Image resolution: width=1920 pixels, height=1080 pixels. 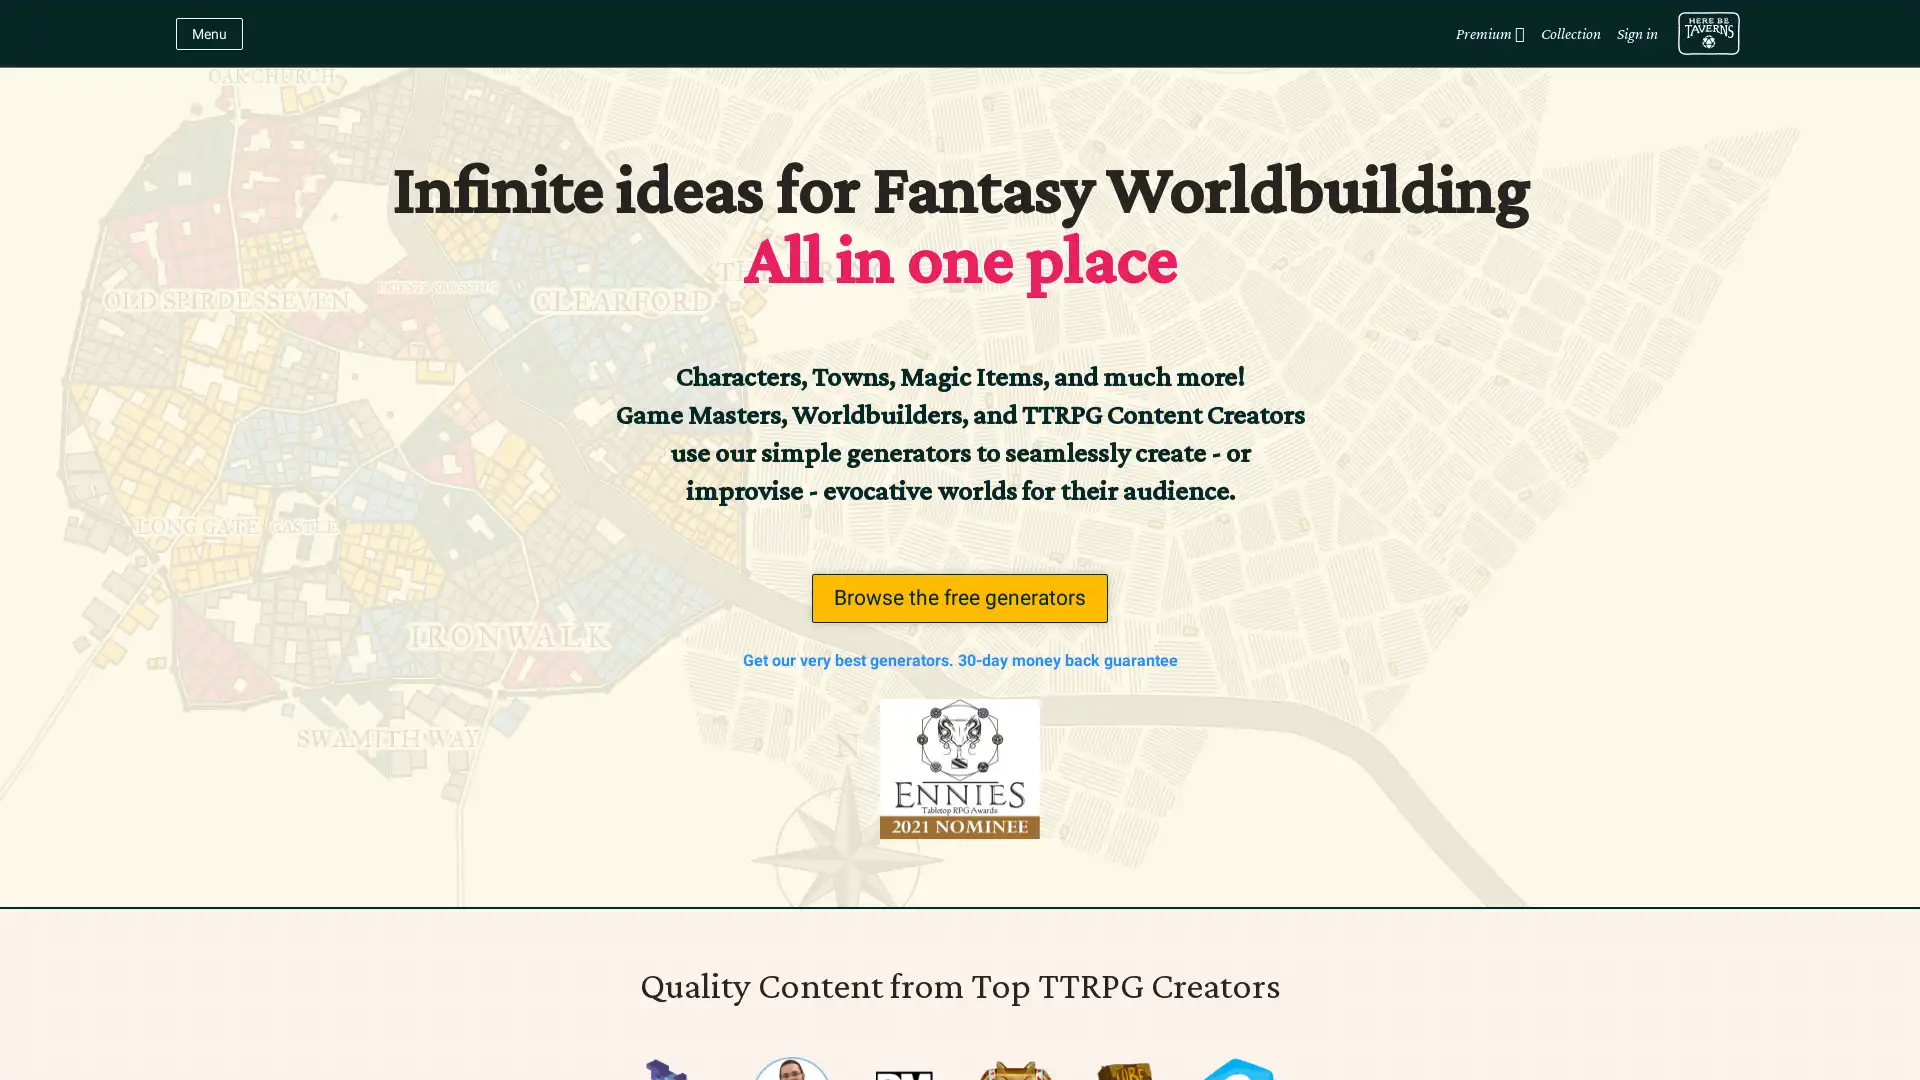 What do you see at coordinates (209, 33) in the screenshot?
I see `Menu` at bounding box center [209, 33].